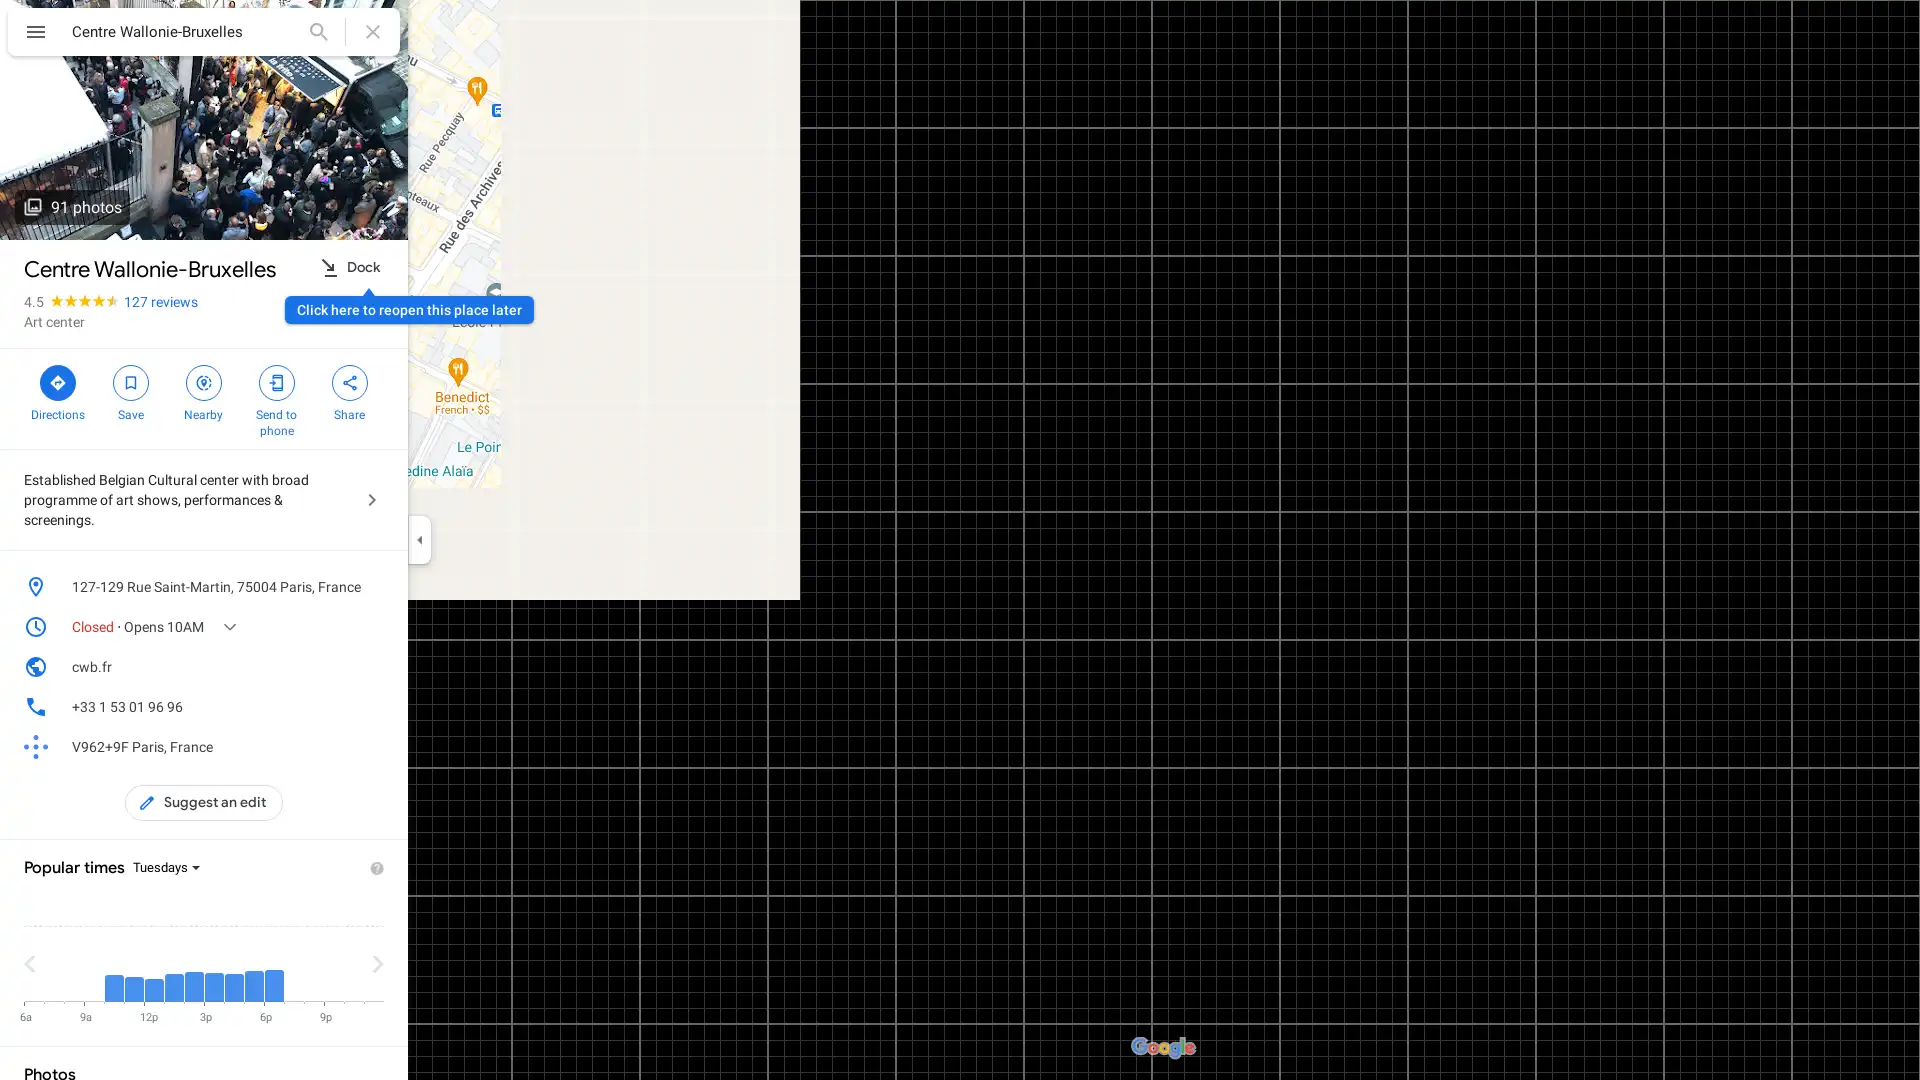  What do you see at coordinates (373, 31) in the screenshot?
I see `Clear search` at bounding box center [373, 31].